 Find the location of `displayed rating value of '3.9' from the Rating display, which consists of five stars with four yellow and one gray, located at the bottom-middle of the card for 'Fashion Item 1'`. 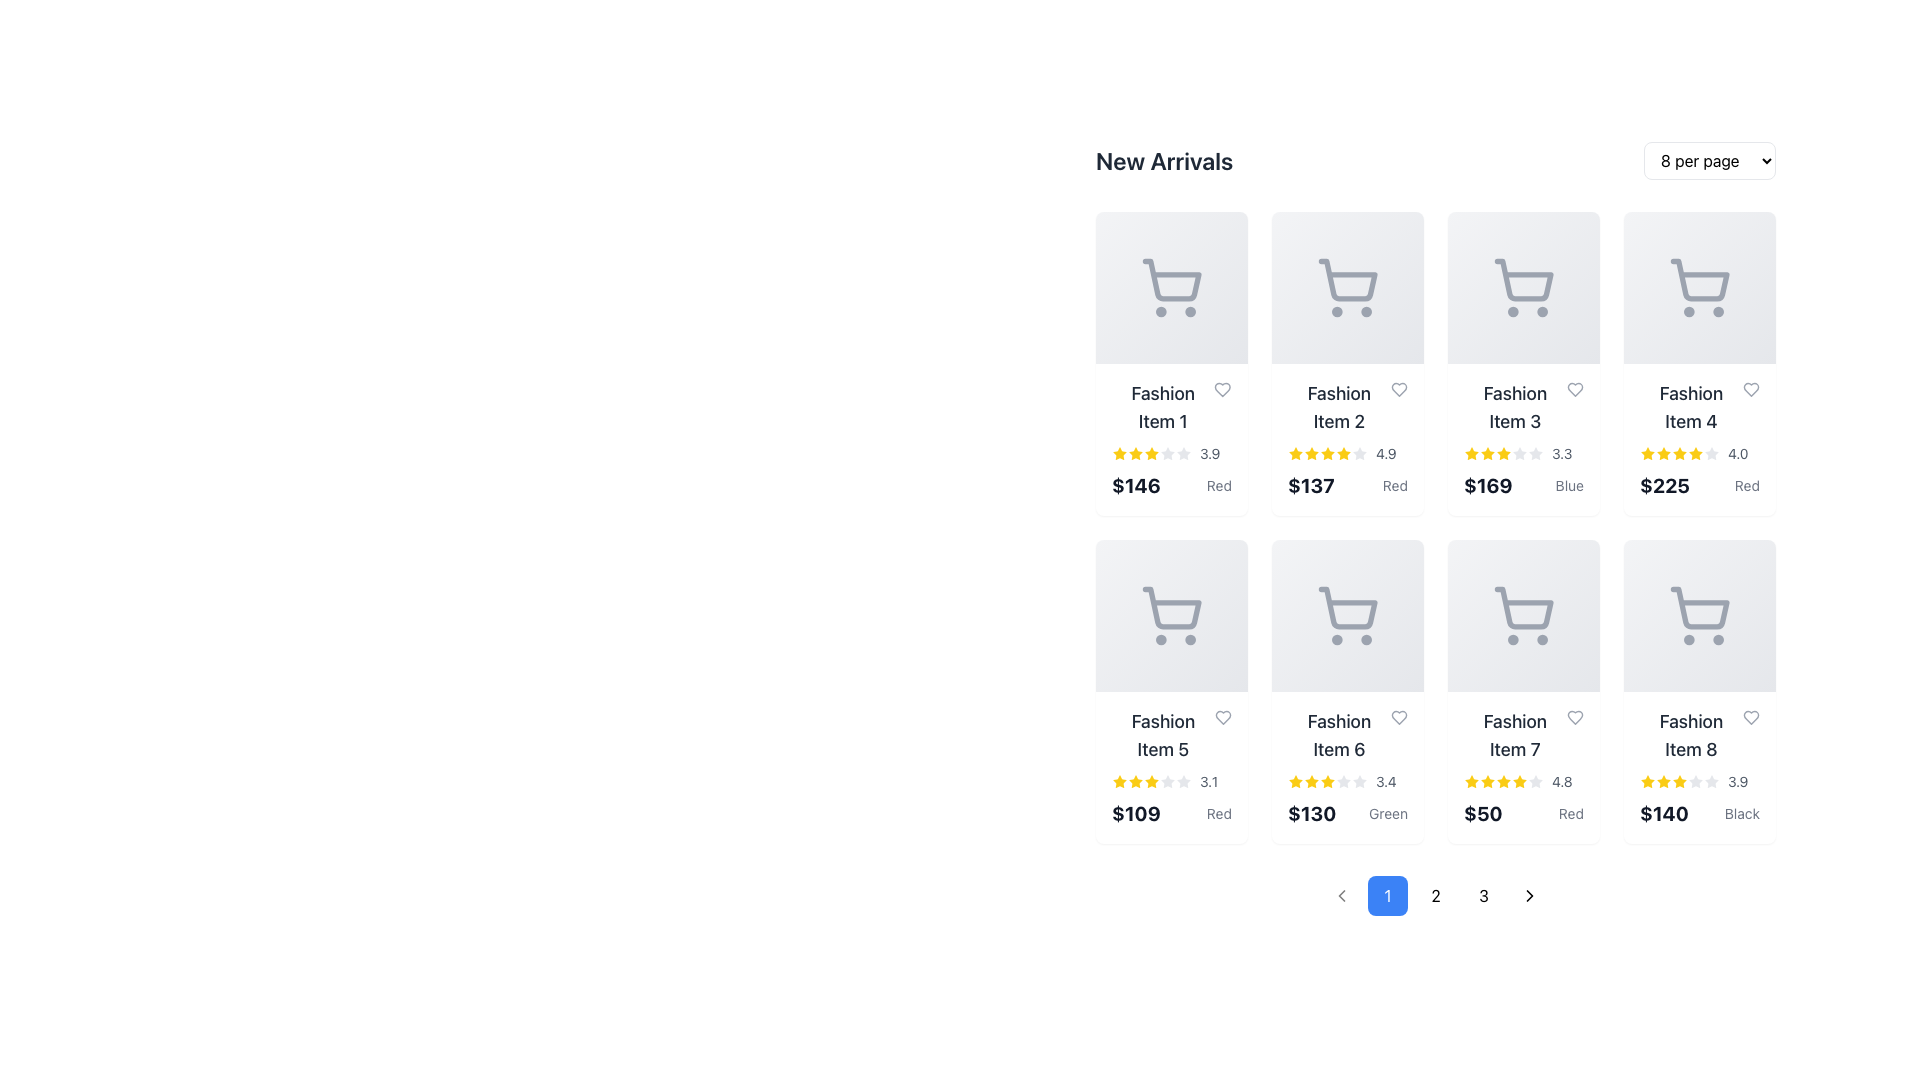

displayed rating value of '3.9' from the Rating display, which consists of five stars with four yellow and one gray, located at the bottom-middle of the card for 'Fashion Item 1' is located at coordinates (1171, 454).